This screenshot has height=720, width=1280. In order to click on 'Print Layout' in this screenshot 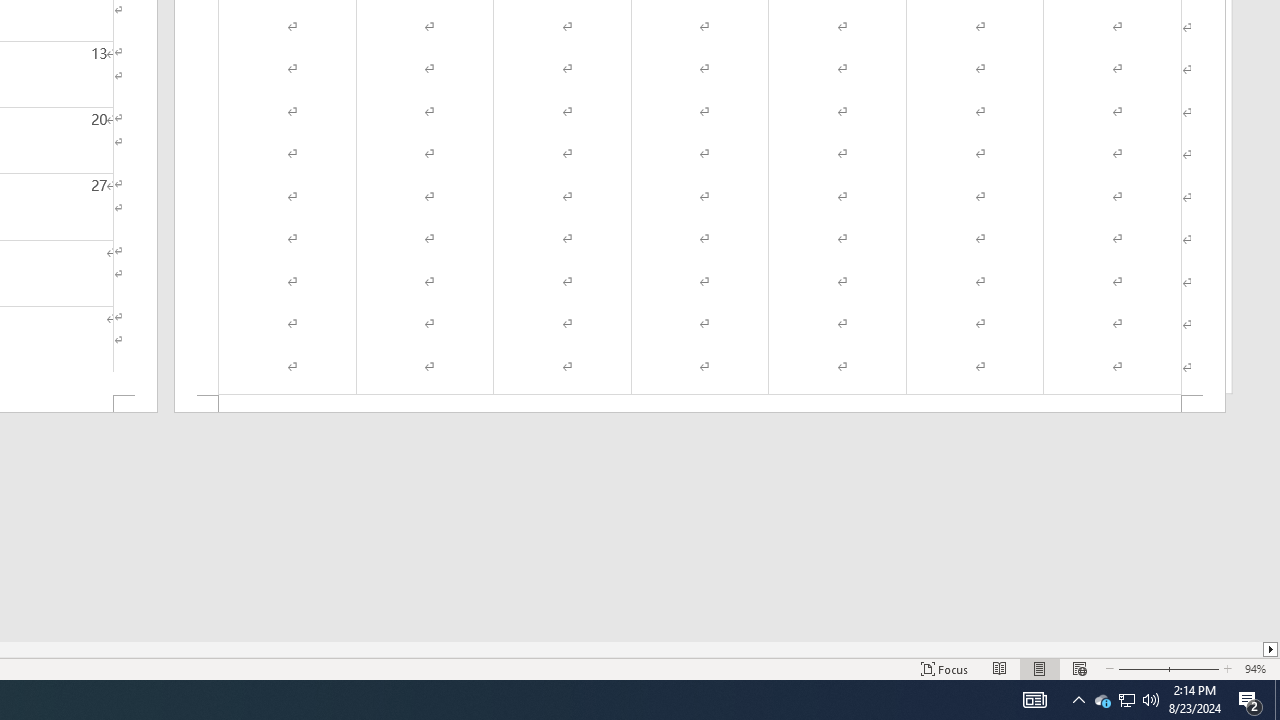, I will do `click(1040, 669)`.